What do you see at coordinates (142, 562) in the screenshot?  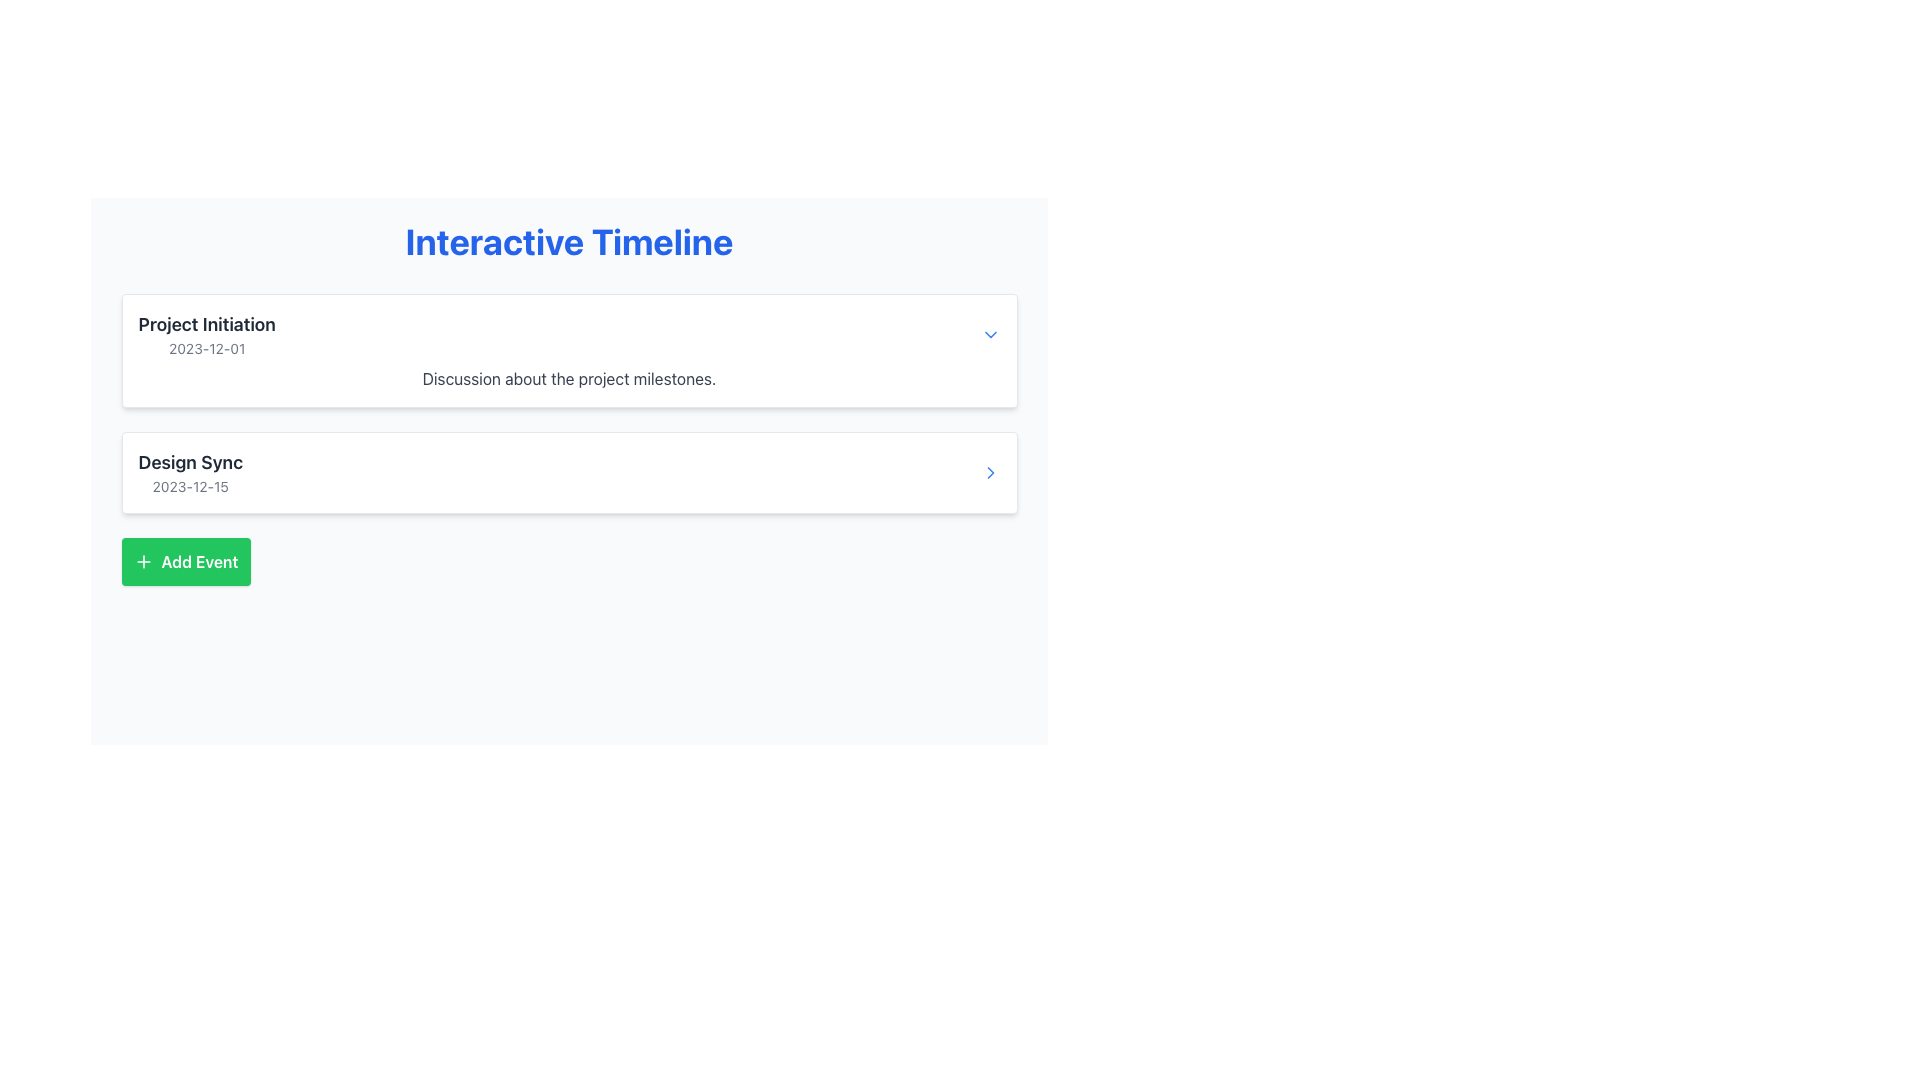 I see `the plus sign icon within the 'Add Event' button` at bounding box center [142, 562].